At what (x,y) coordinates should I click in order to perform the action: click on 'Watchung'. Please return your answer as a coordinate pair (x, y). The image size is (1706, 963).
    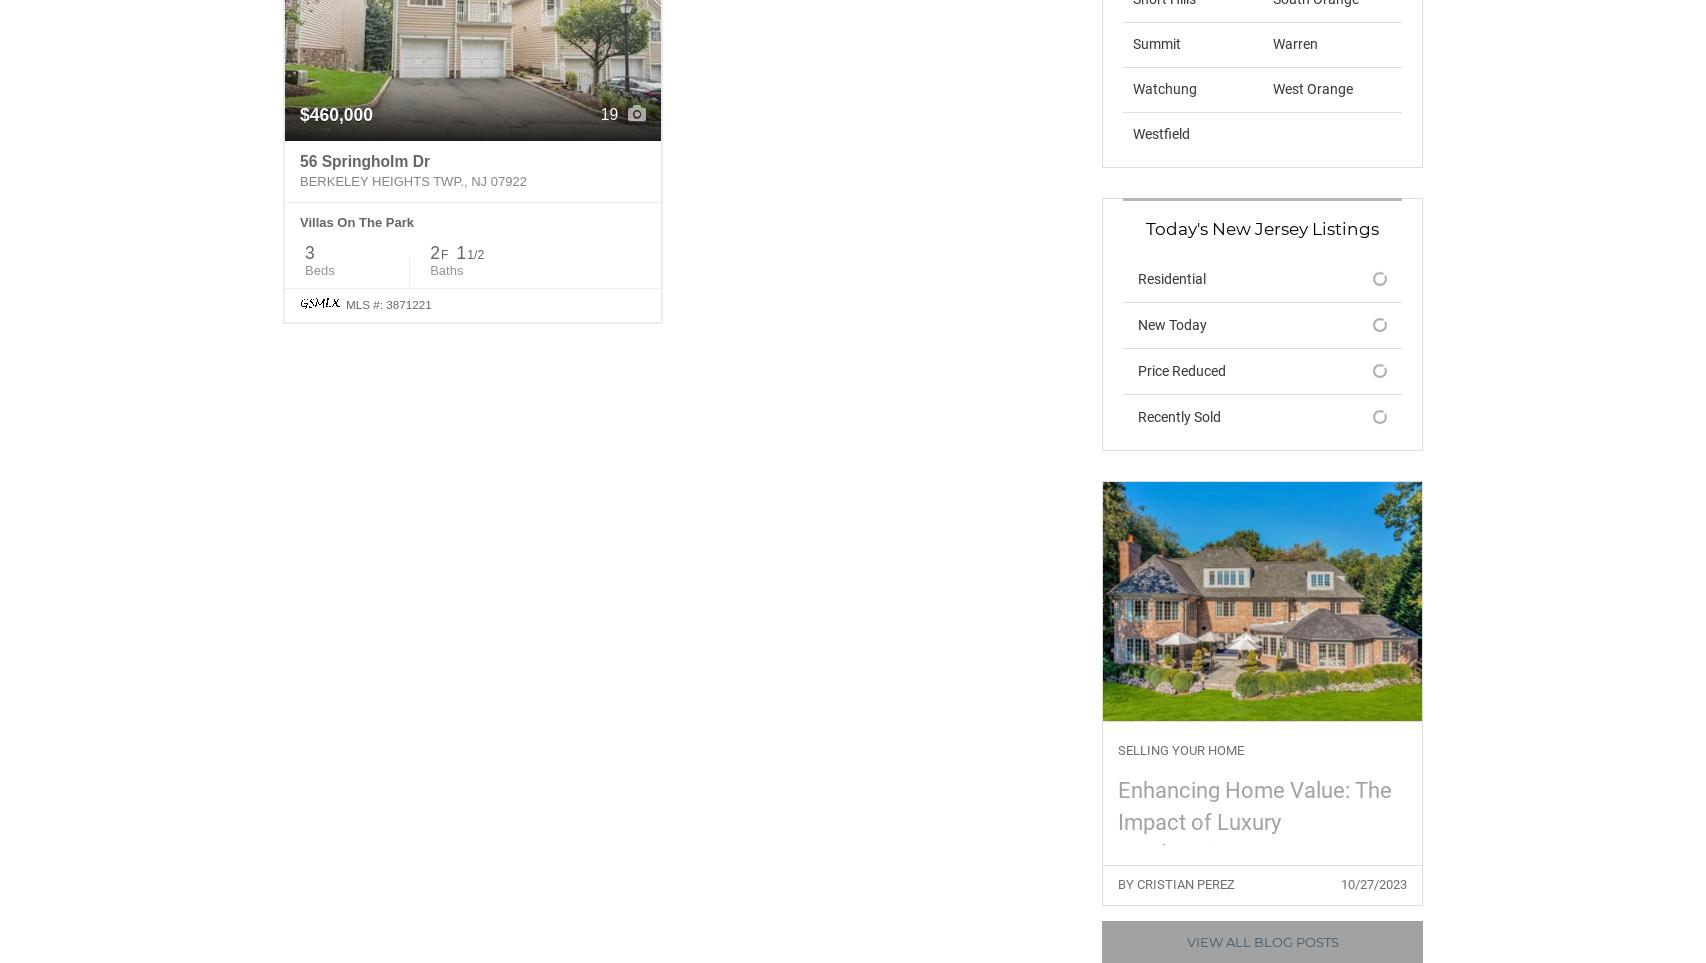
    Looking at the image, I should click on (1165, 87).